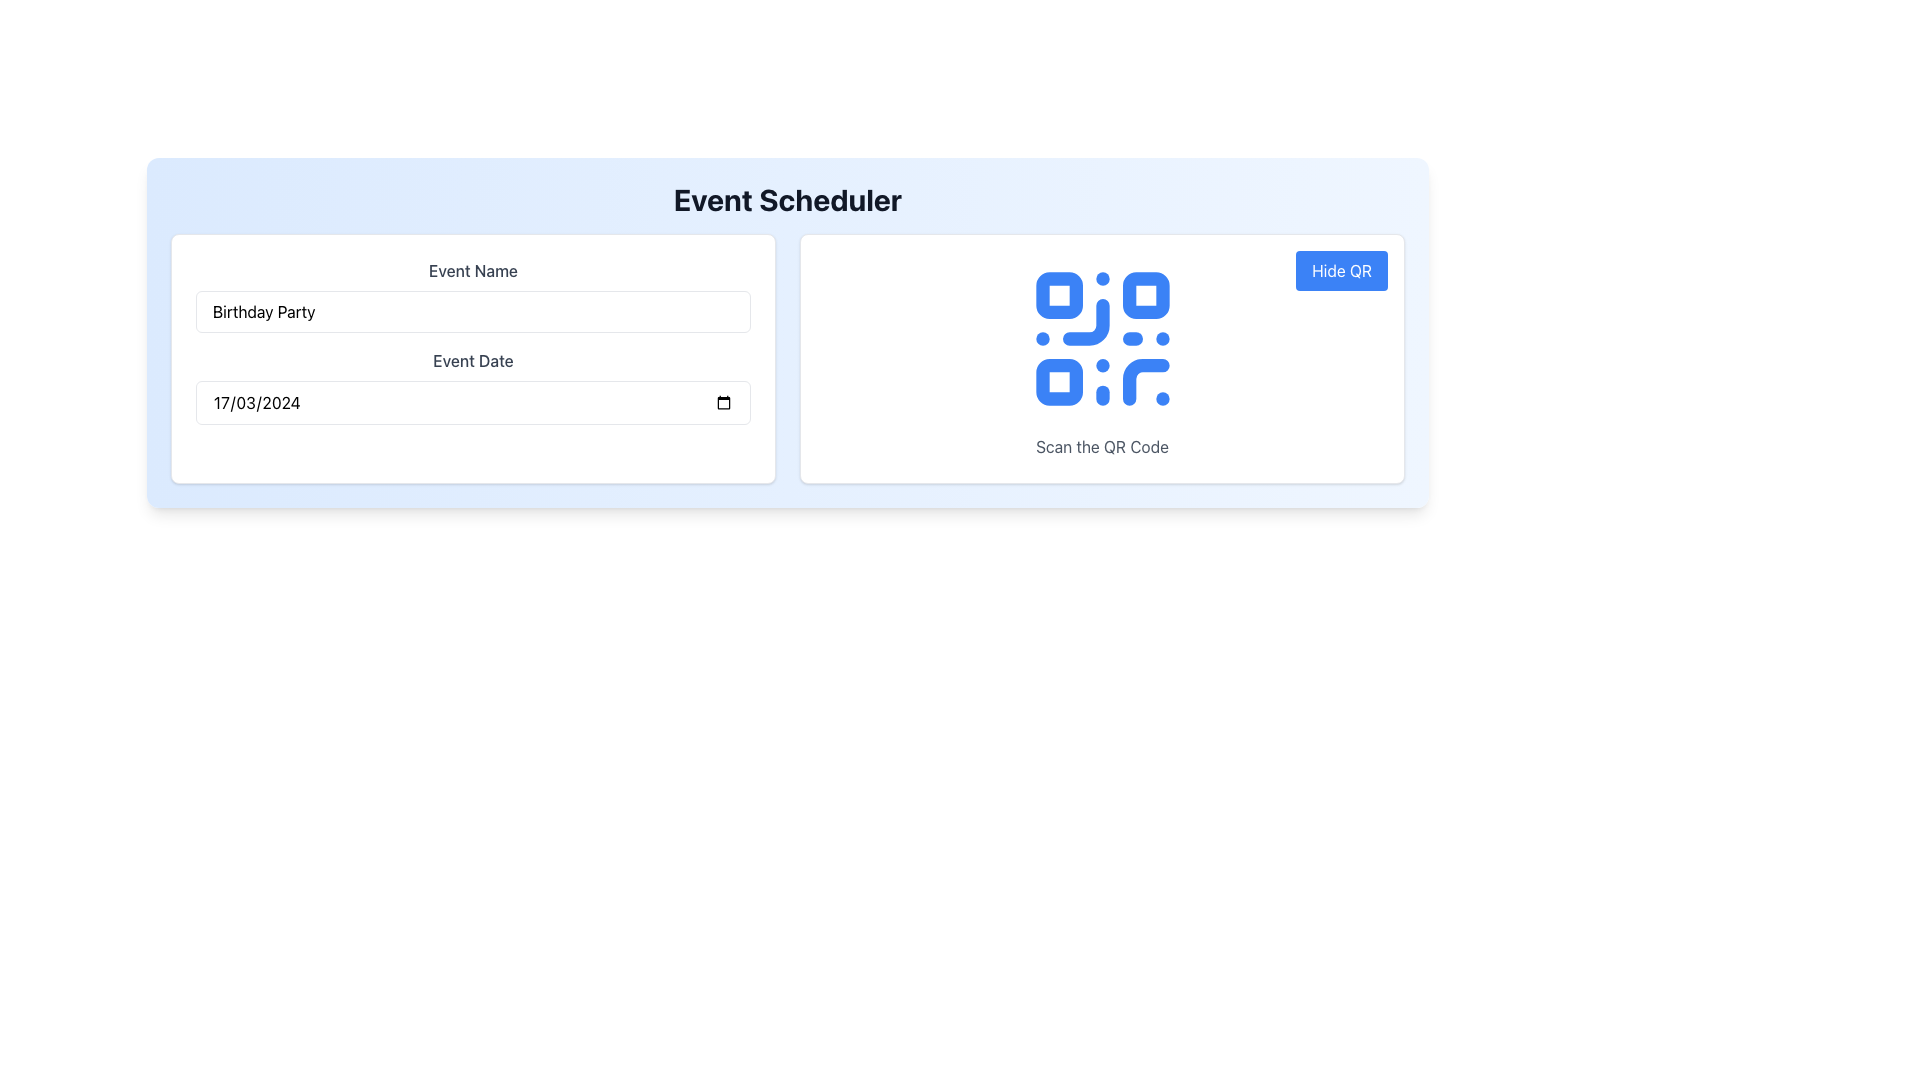 This screenshot has height=1080, width=1920. Describe the element at coordinates (1058, 382) in the screenshot. I see `the SVG rectangle element that represents a decorative part of the QR code, located at the bottom-left of the QR code` at that location.